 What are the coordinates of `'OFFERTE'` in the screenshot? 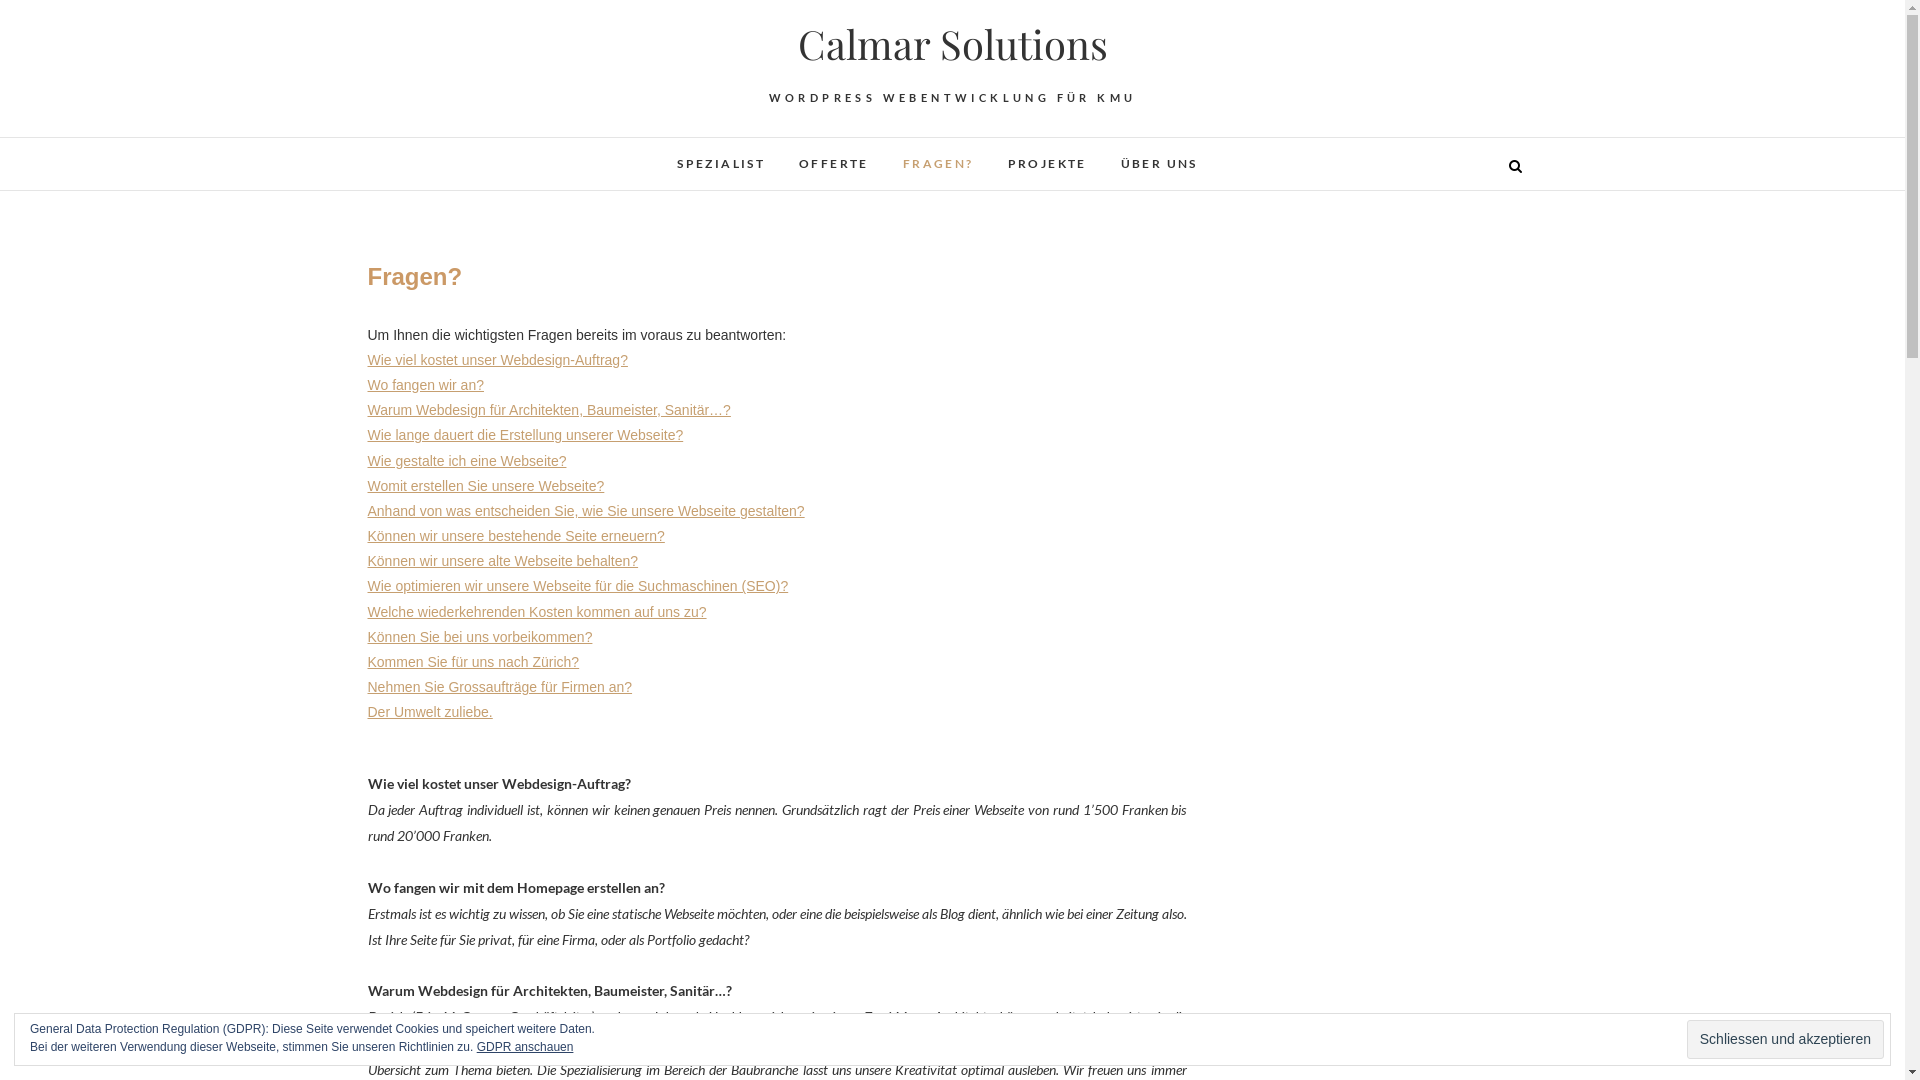 It's located at (834, 163).